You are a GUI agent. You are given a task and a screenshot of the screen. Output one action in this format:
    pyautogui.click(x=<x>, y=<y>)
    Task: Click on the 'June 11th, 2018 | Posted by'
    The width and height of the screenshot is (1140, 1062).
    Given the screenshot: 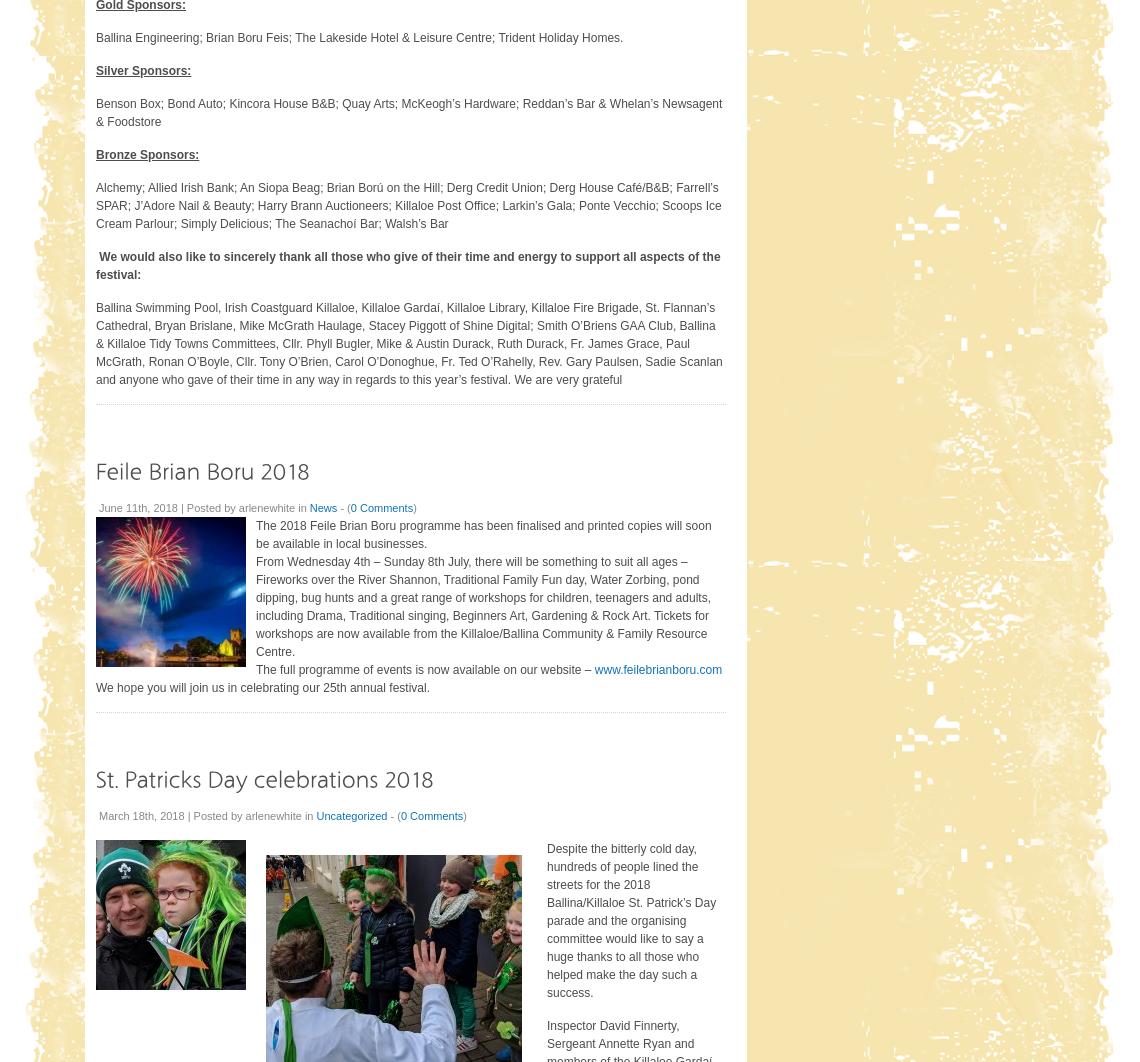 What is the action you would take?
    pyautogui.click(x=97, y=505)
    